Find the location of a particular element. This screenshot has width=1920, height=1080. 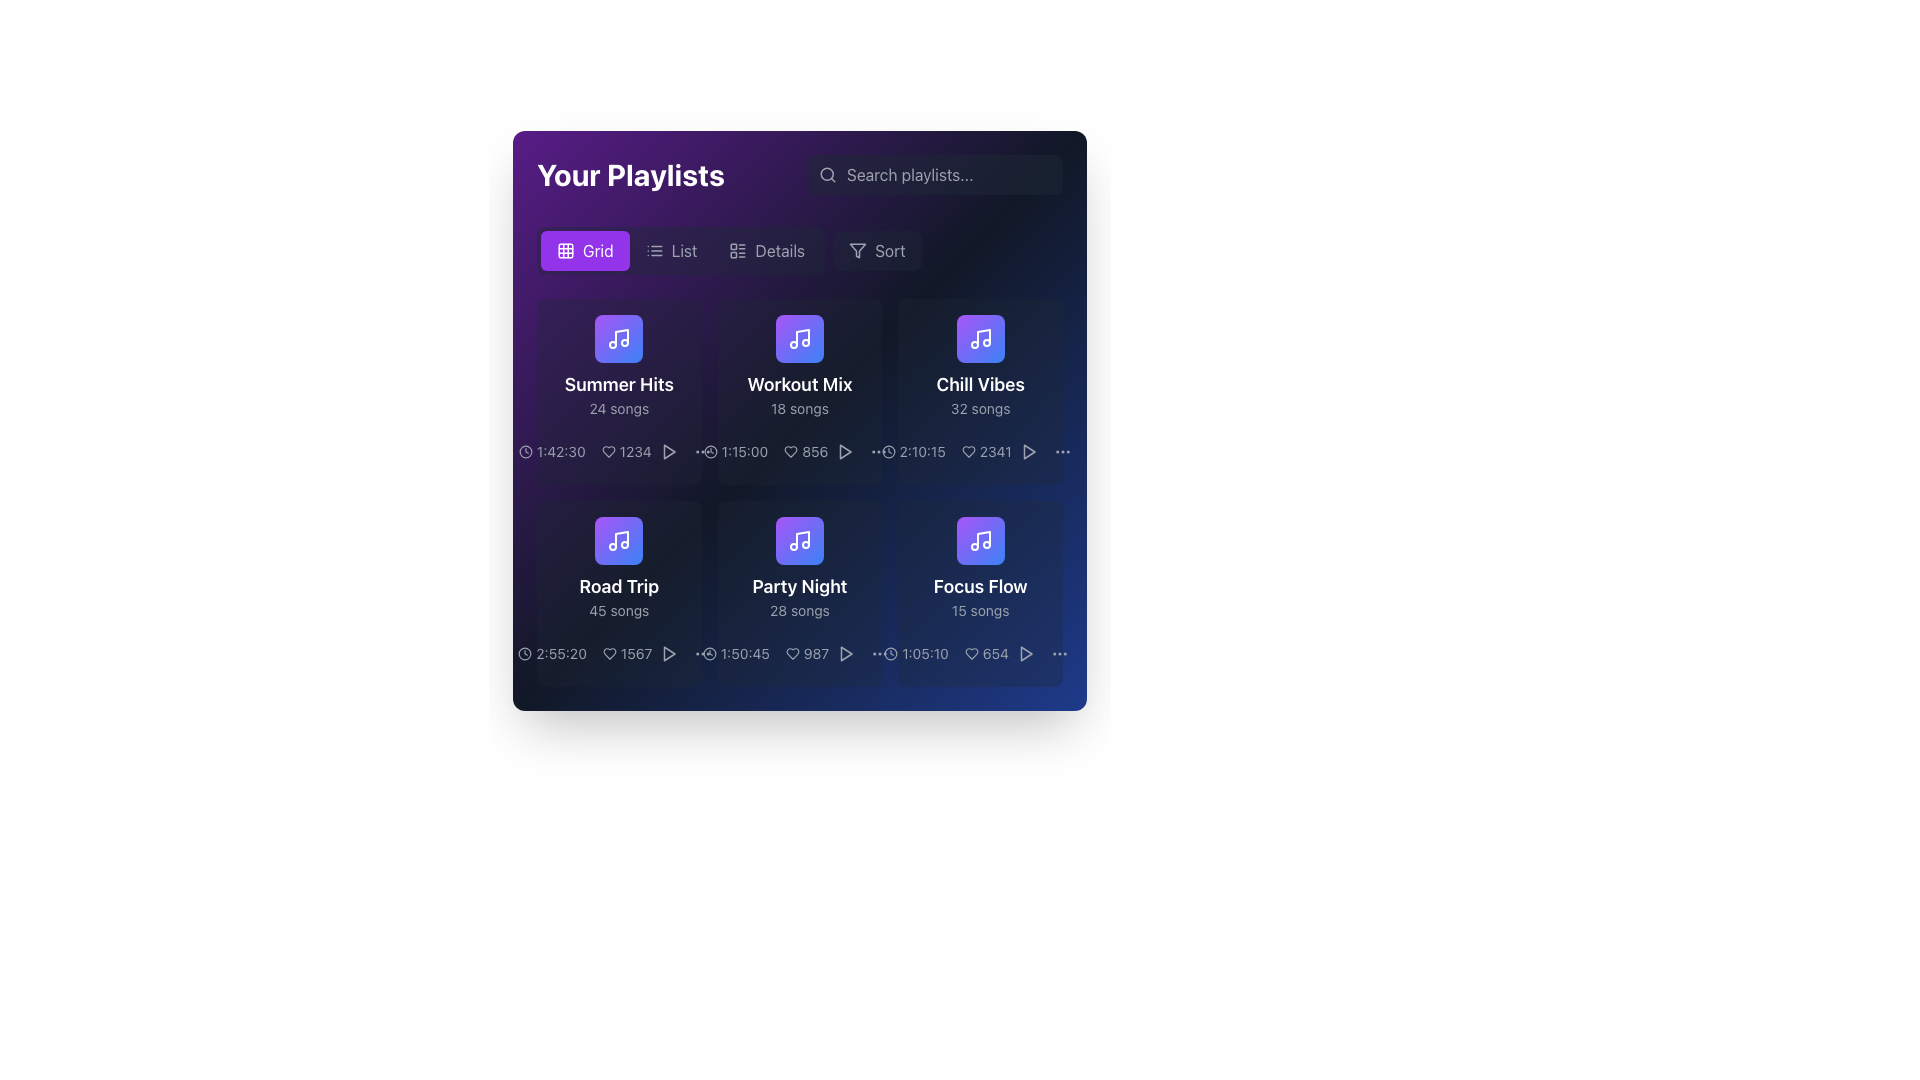

the text label displaying the number '987' within the 'Party Night' playlist section is located at coordinates (807, 654).